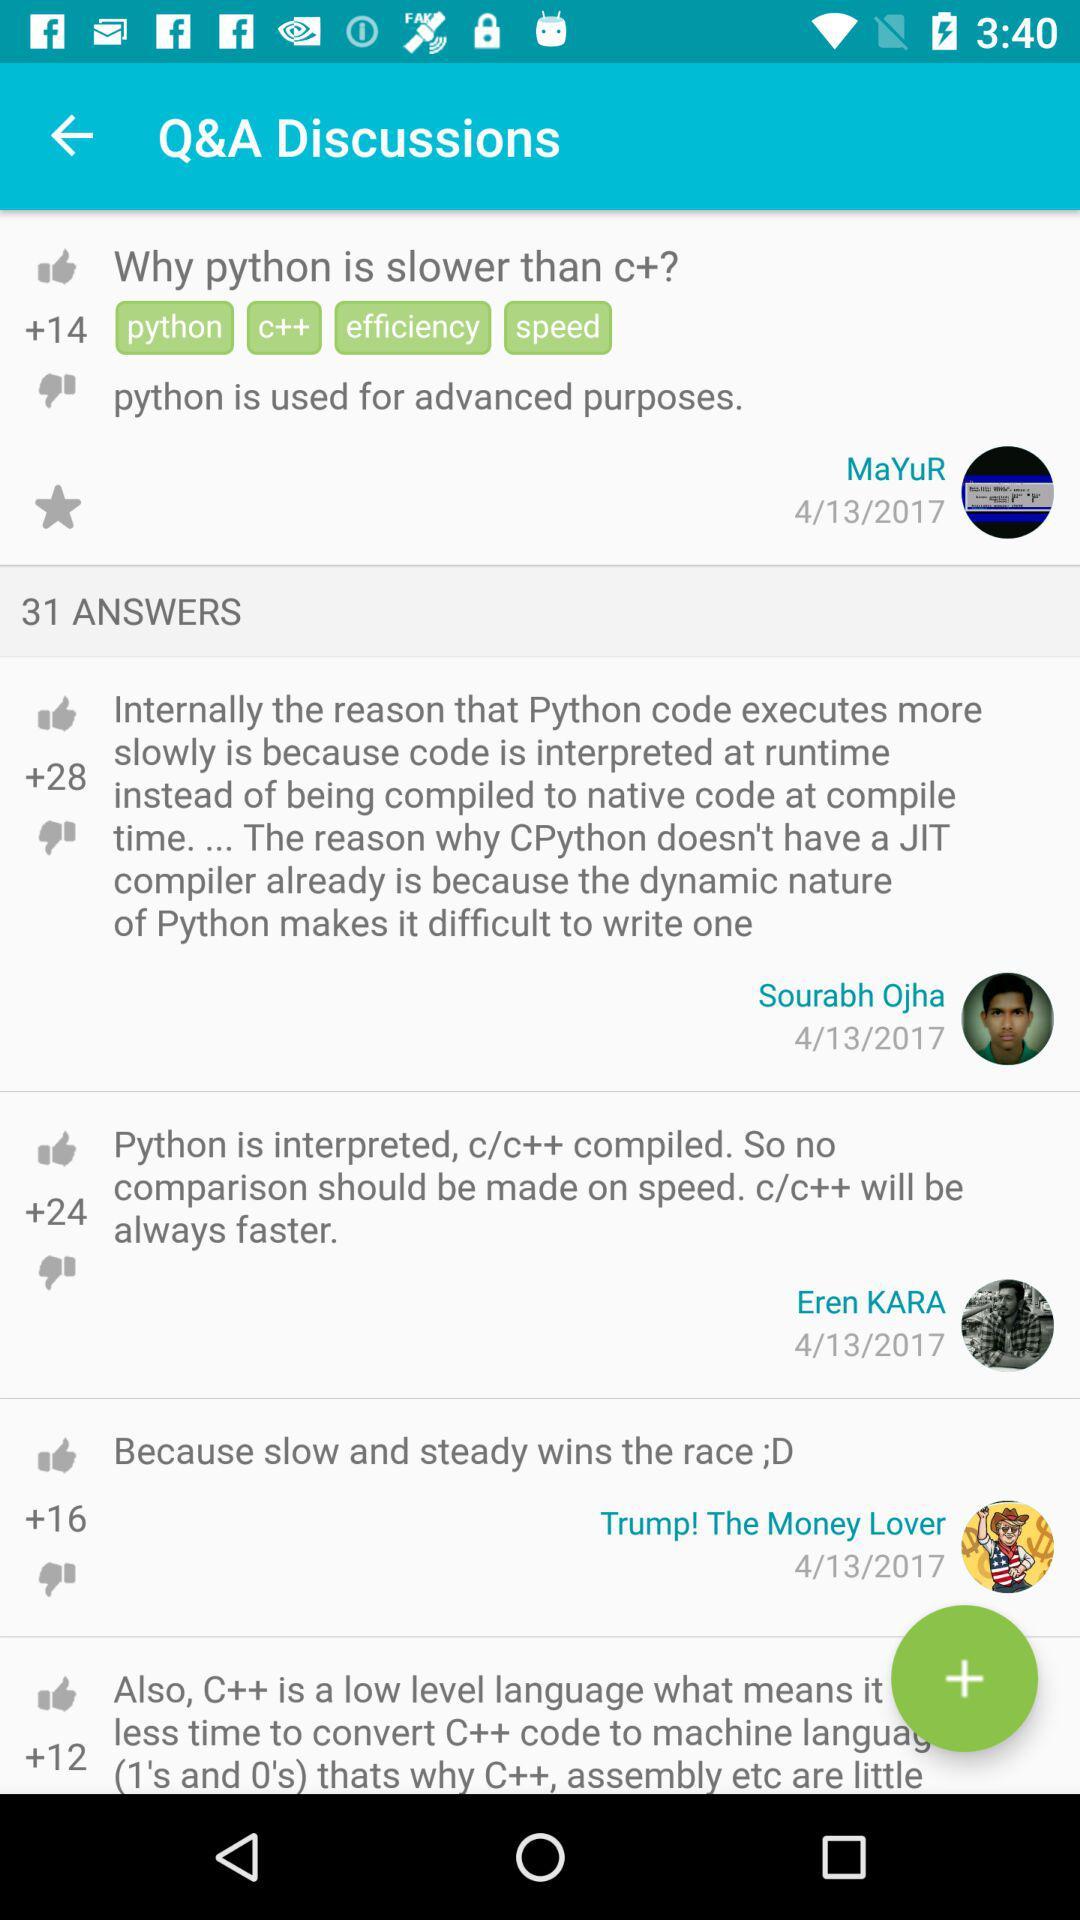  What do you see at coordinates (55, 1271) in the screenshot?
I see `dislike option` at bounding box center [55, 1271].